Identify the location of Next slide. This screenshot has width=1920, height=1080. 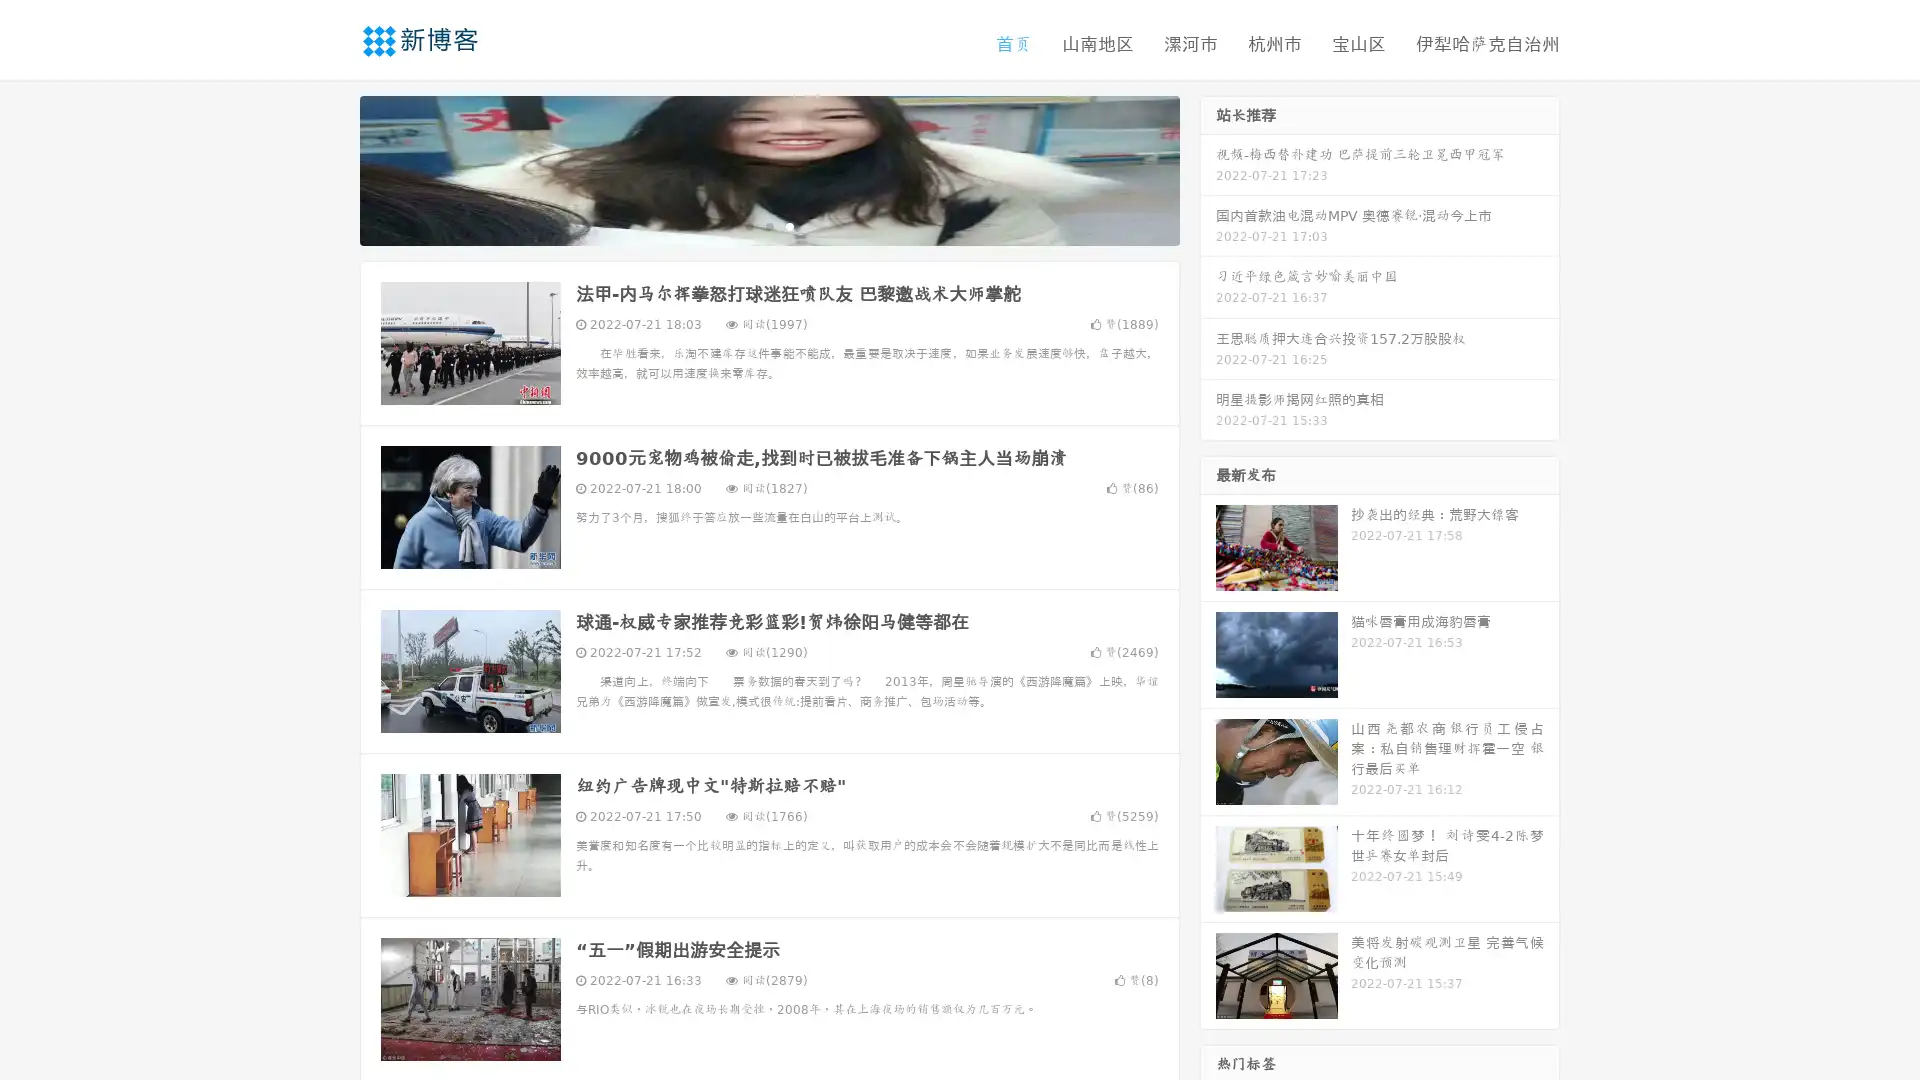
(1208, 168).